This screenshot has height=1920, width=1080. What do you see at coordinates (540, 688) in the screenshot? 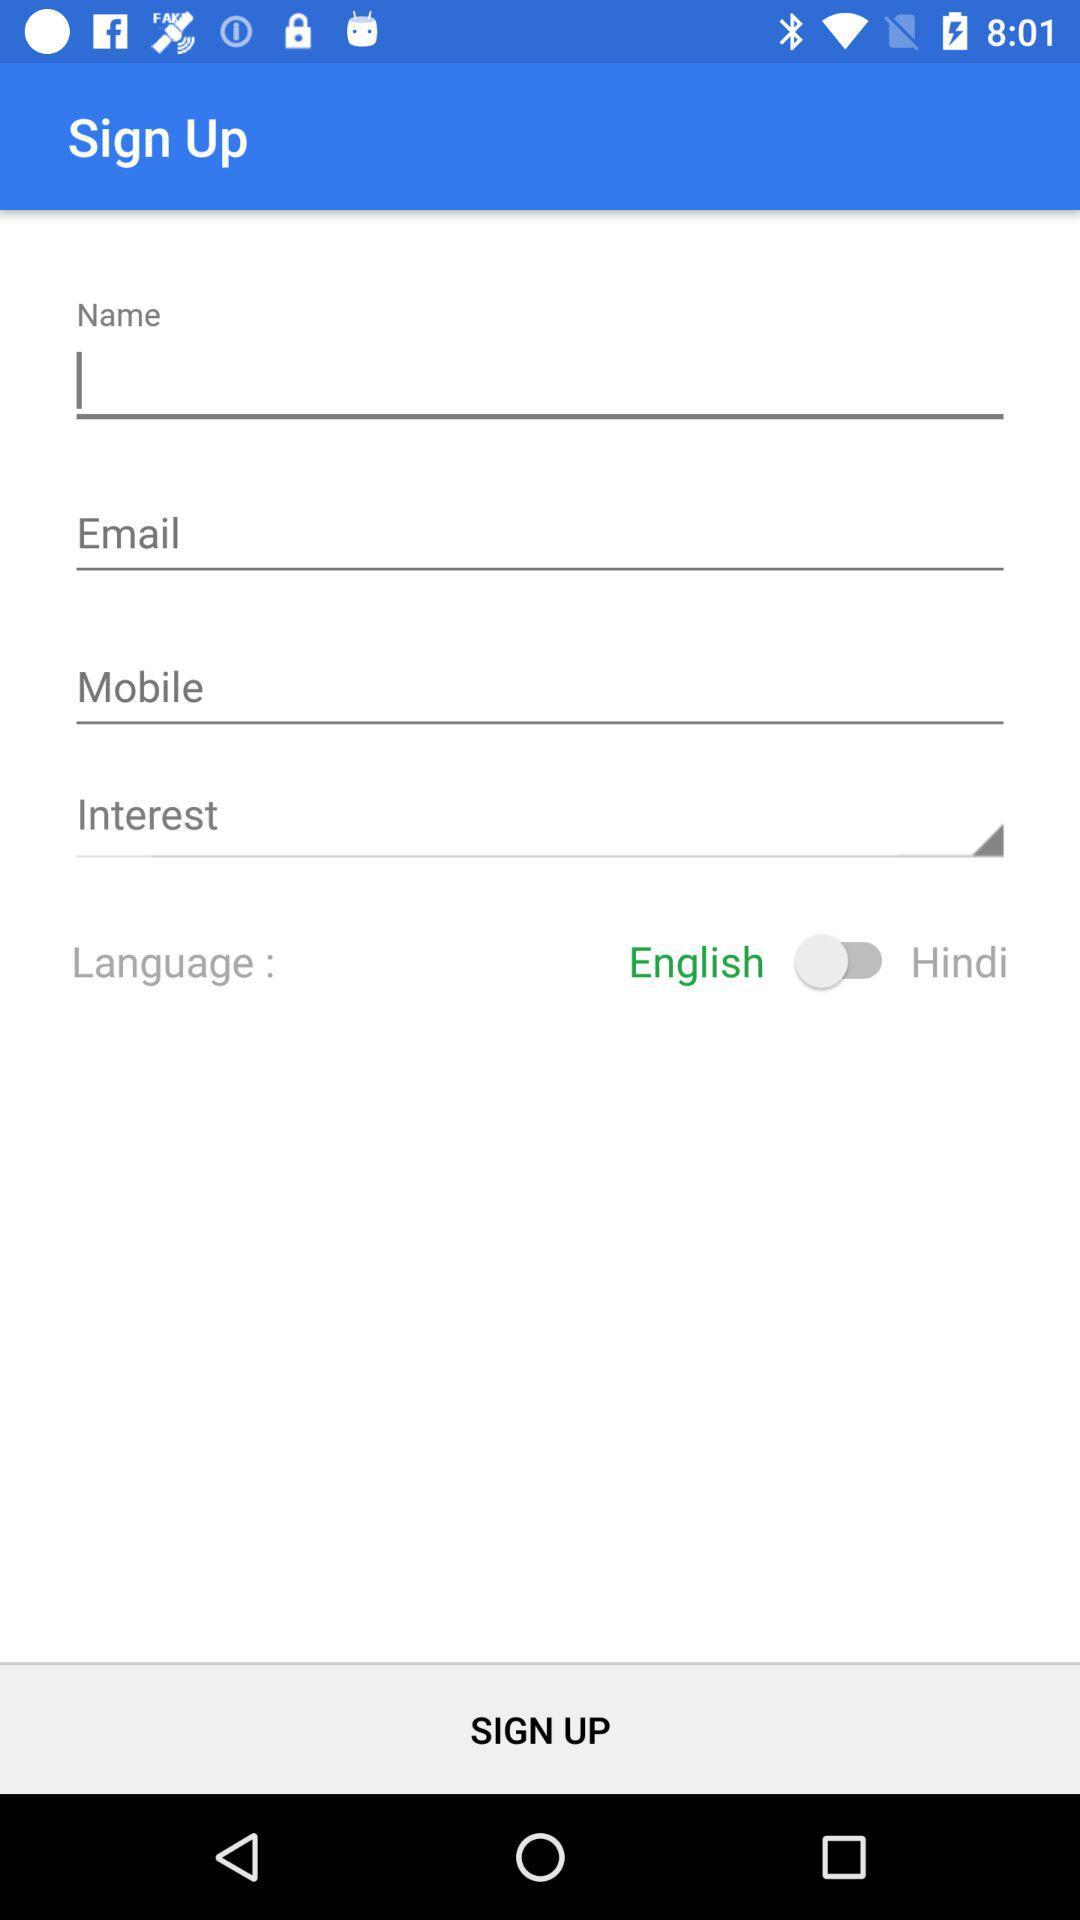
I see `mobile number` at bounding box center [540, 688].